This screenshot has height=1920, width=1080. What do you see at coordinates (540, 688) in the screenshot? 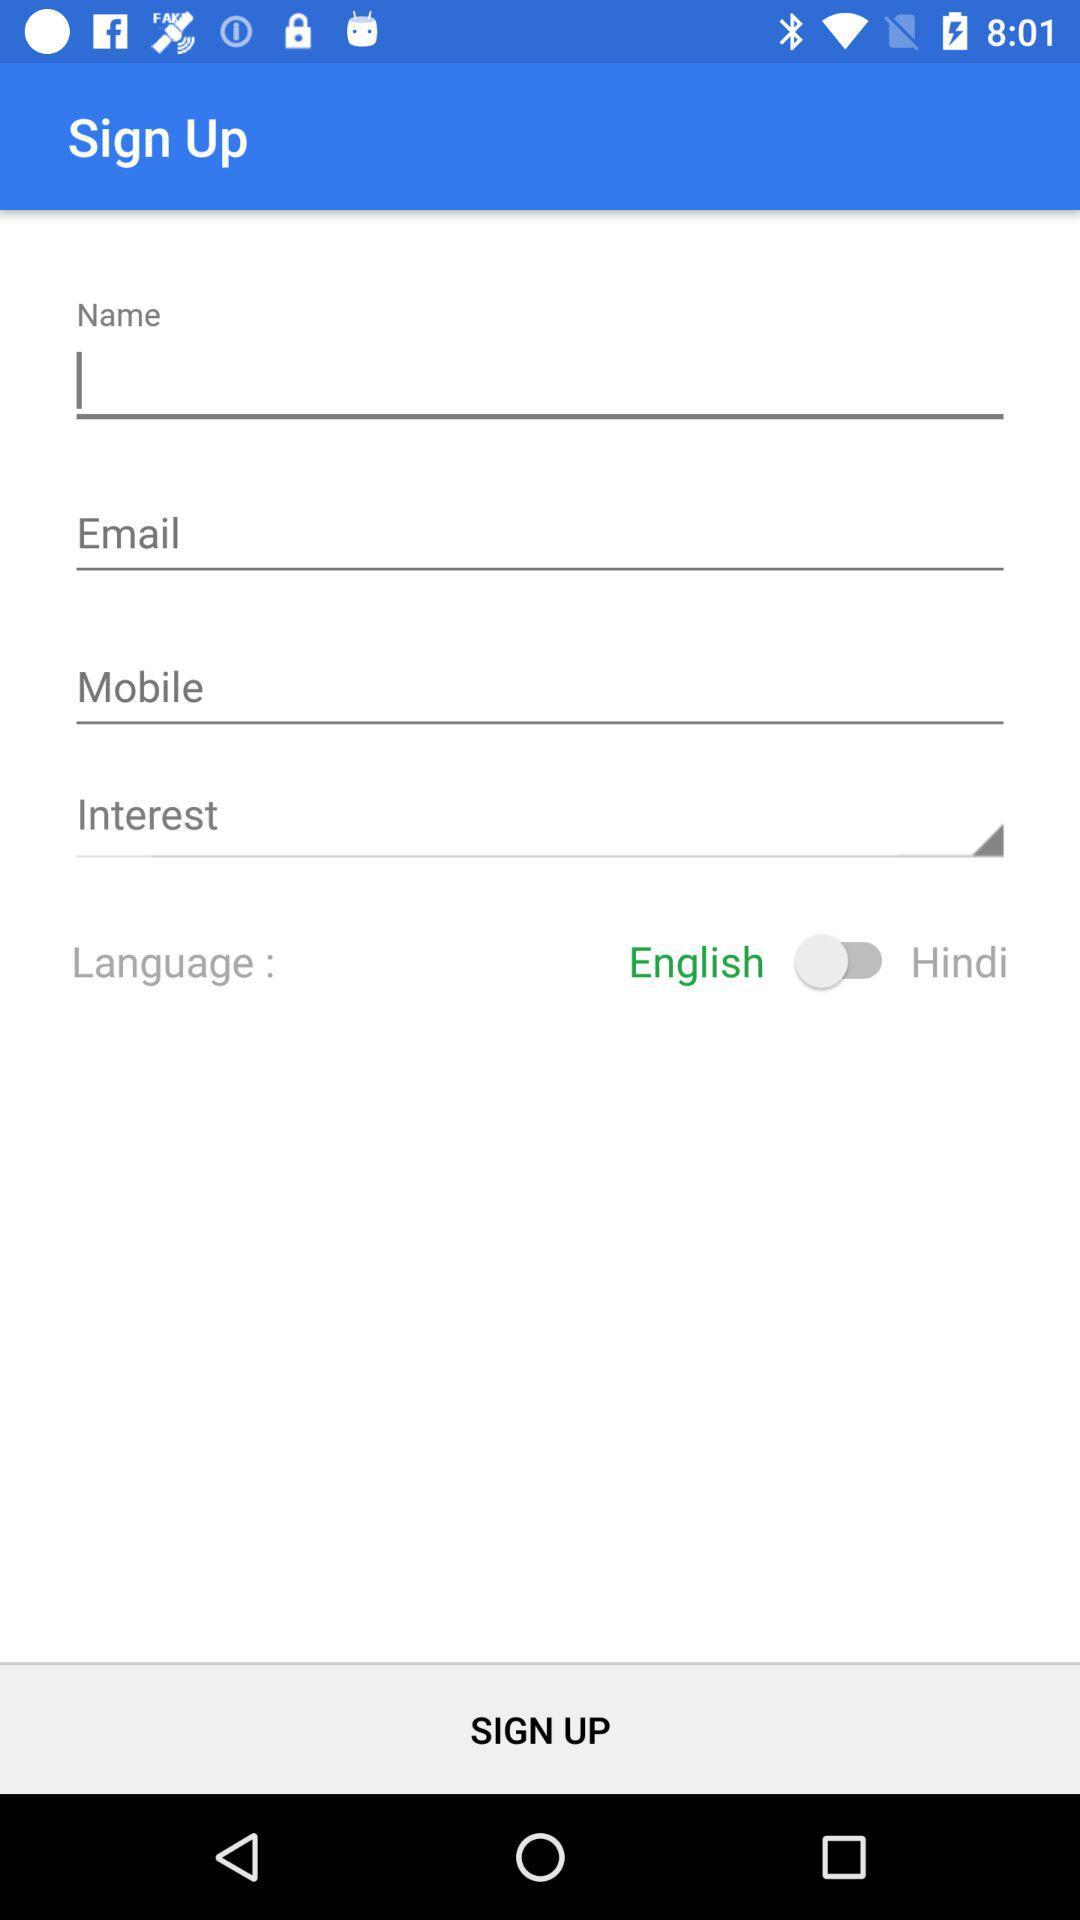
I see `mobile number` at bounding box center [540, 688].